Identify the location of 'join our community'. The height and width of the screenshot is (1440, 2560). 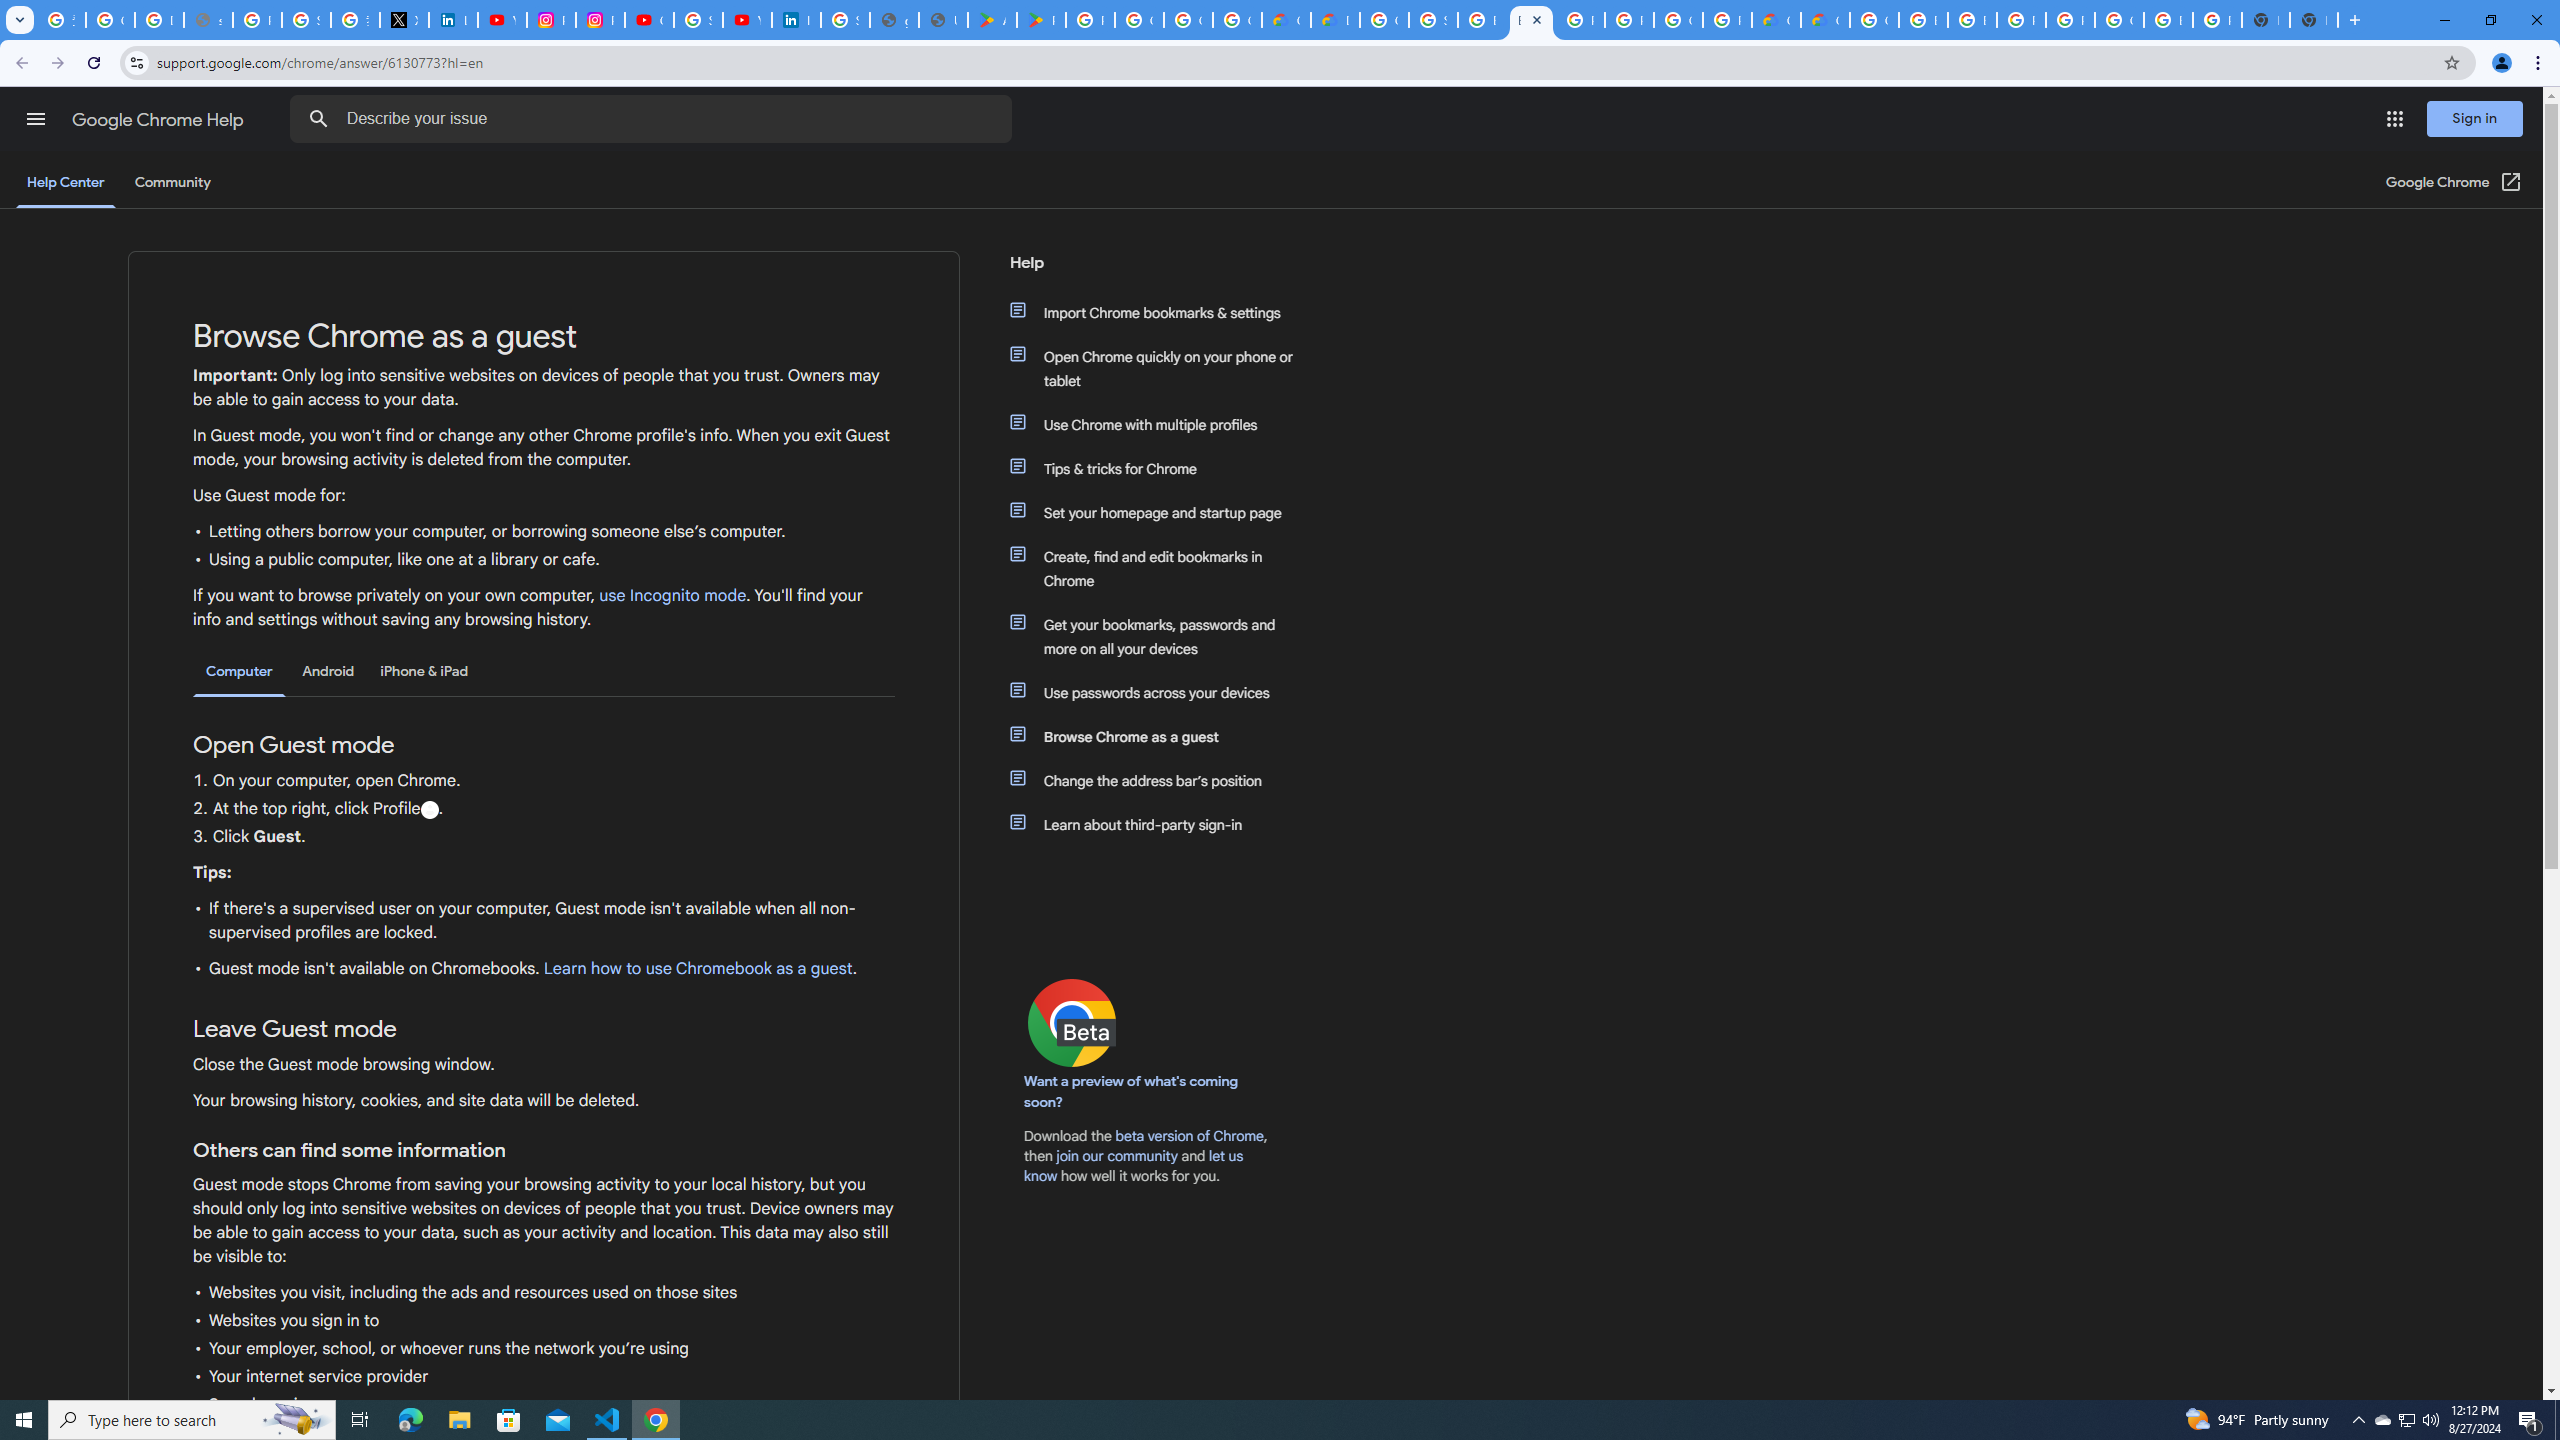
(1116, 1156).